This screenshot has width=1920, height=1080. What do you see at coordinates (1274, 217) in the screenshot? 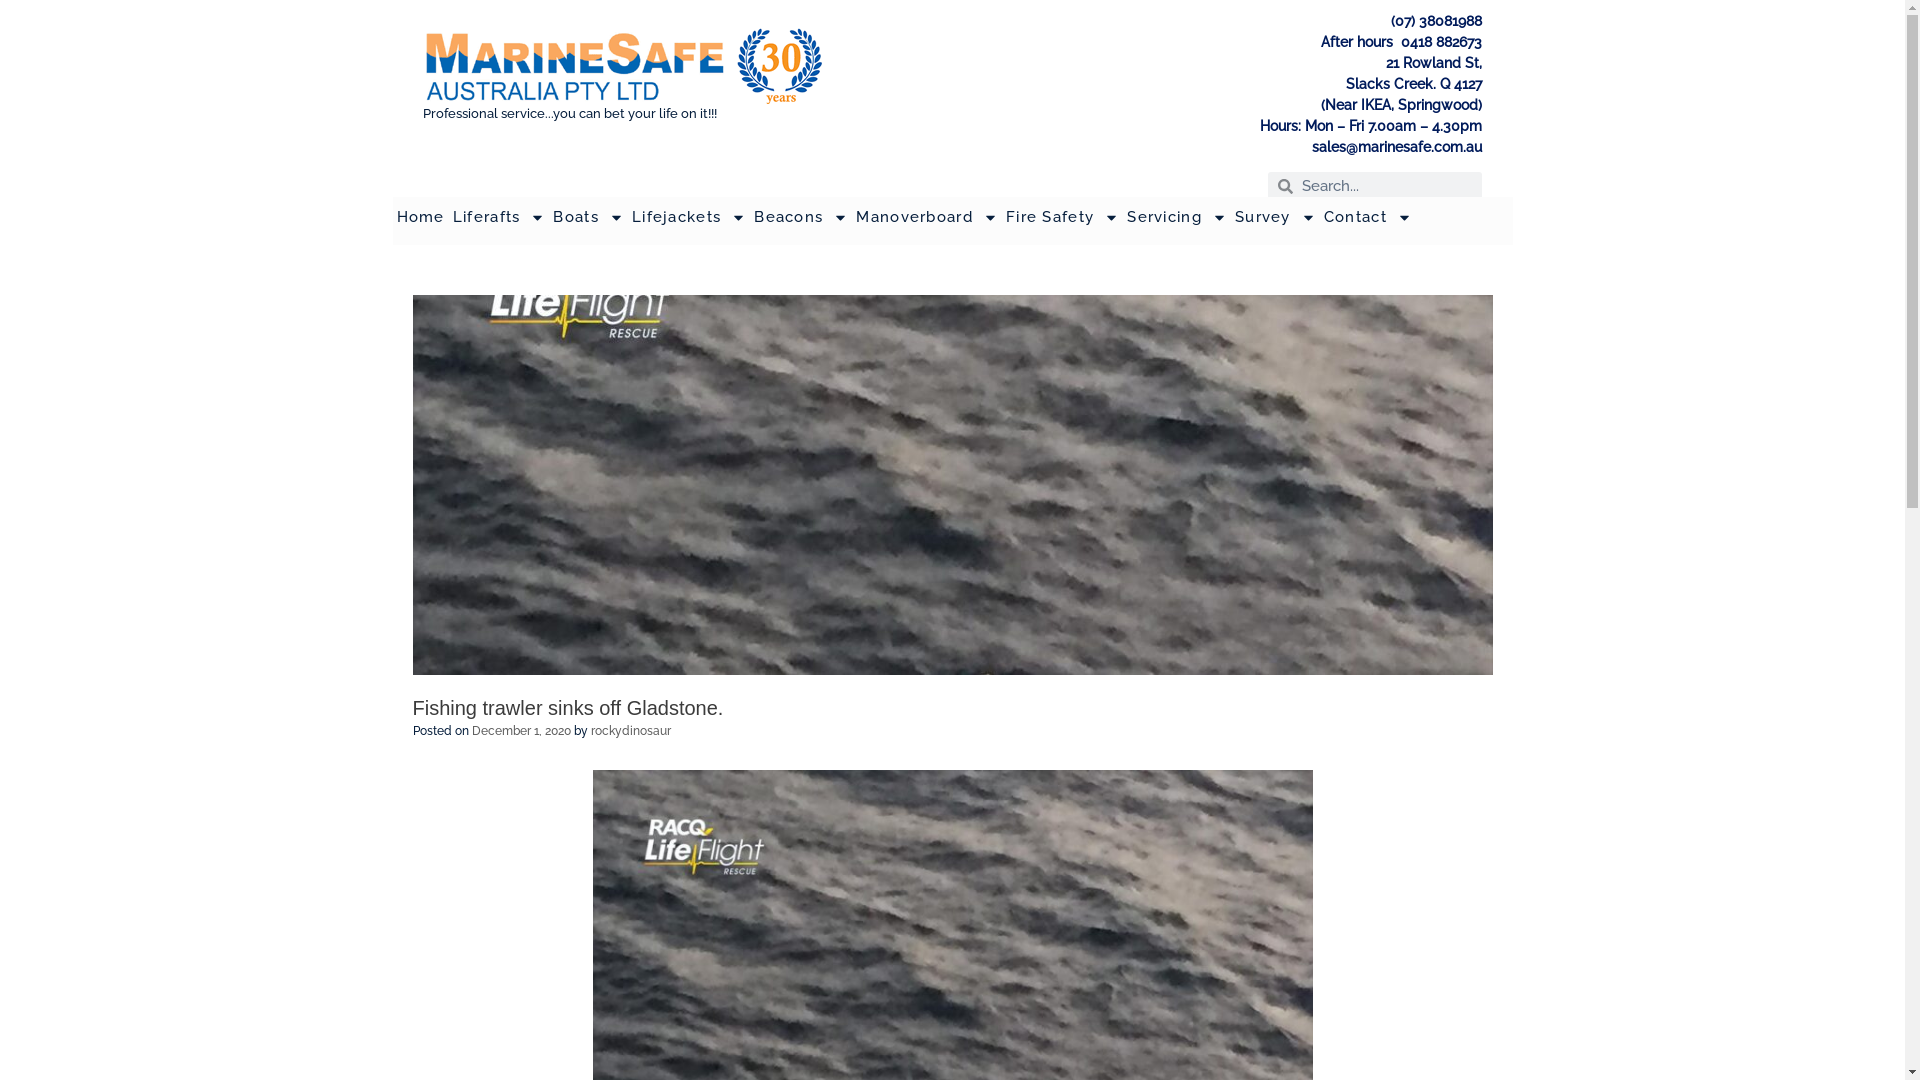
I see `'Survey'` at bounding box center [1274, 217].